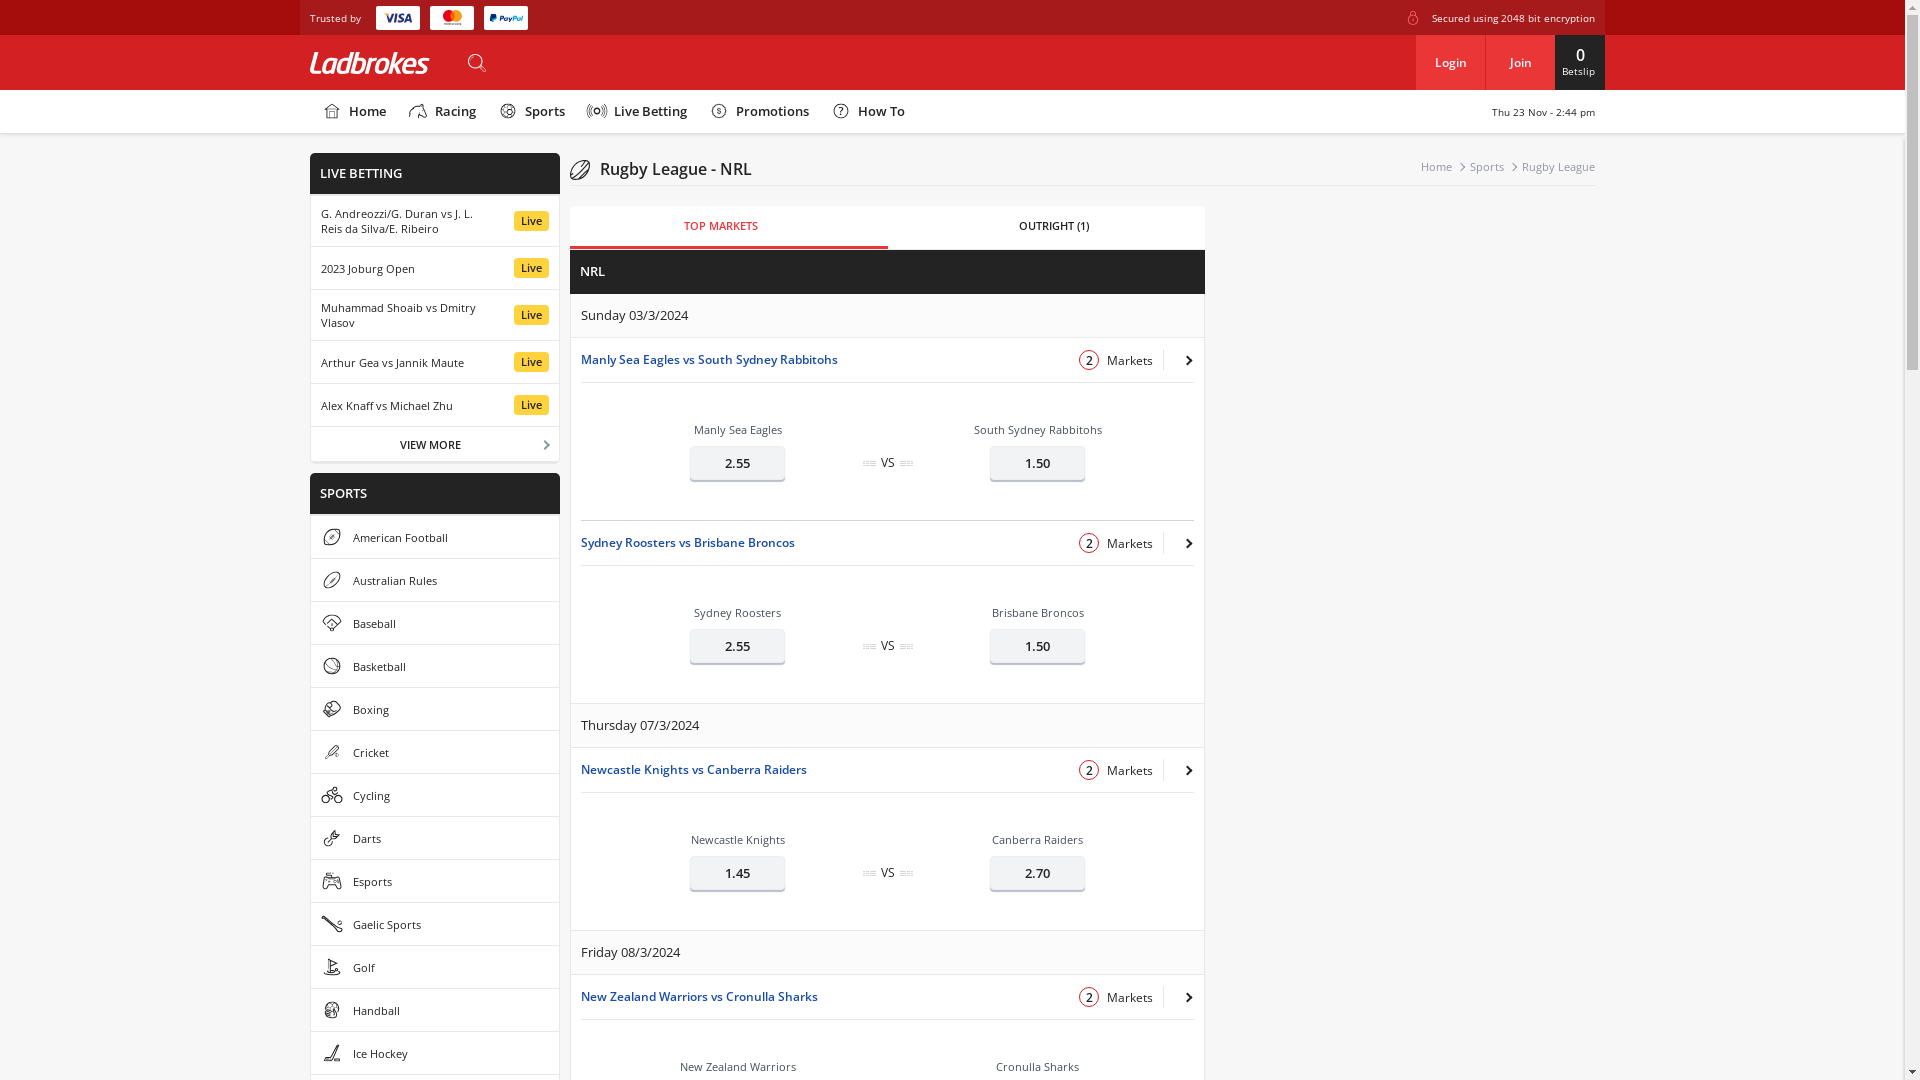 The width and height of the screenshot is (1920, 1080). What do you see at coordinates (395, 111) in the screenshot?
I see `'Racing'` at bounding box center [395, 111].